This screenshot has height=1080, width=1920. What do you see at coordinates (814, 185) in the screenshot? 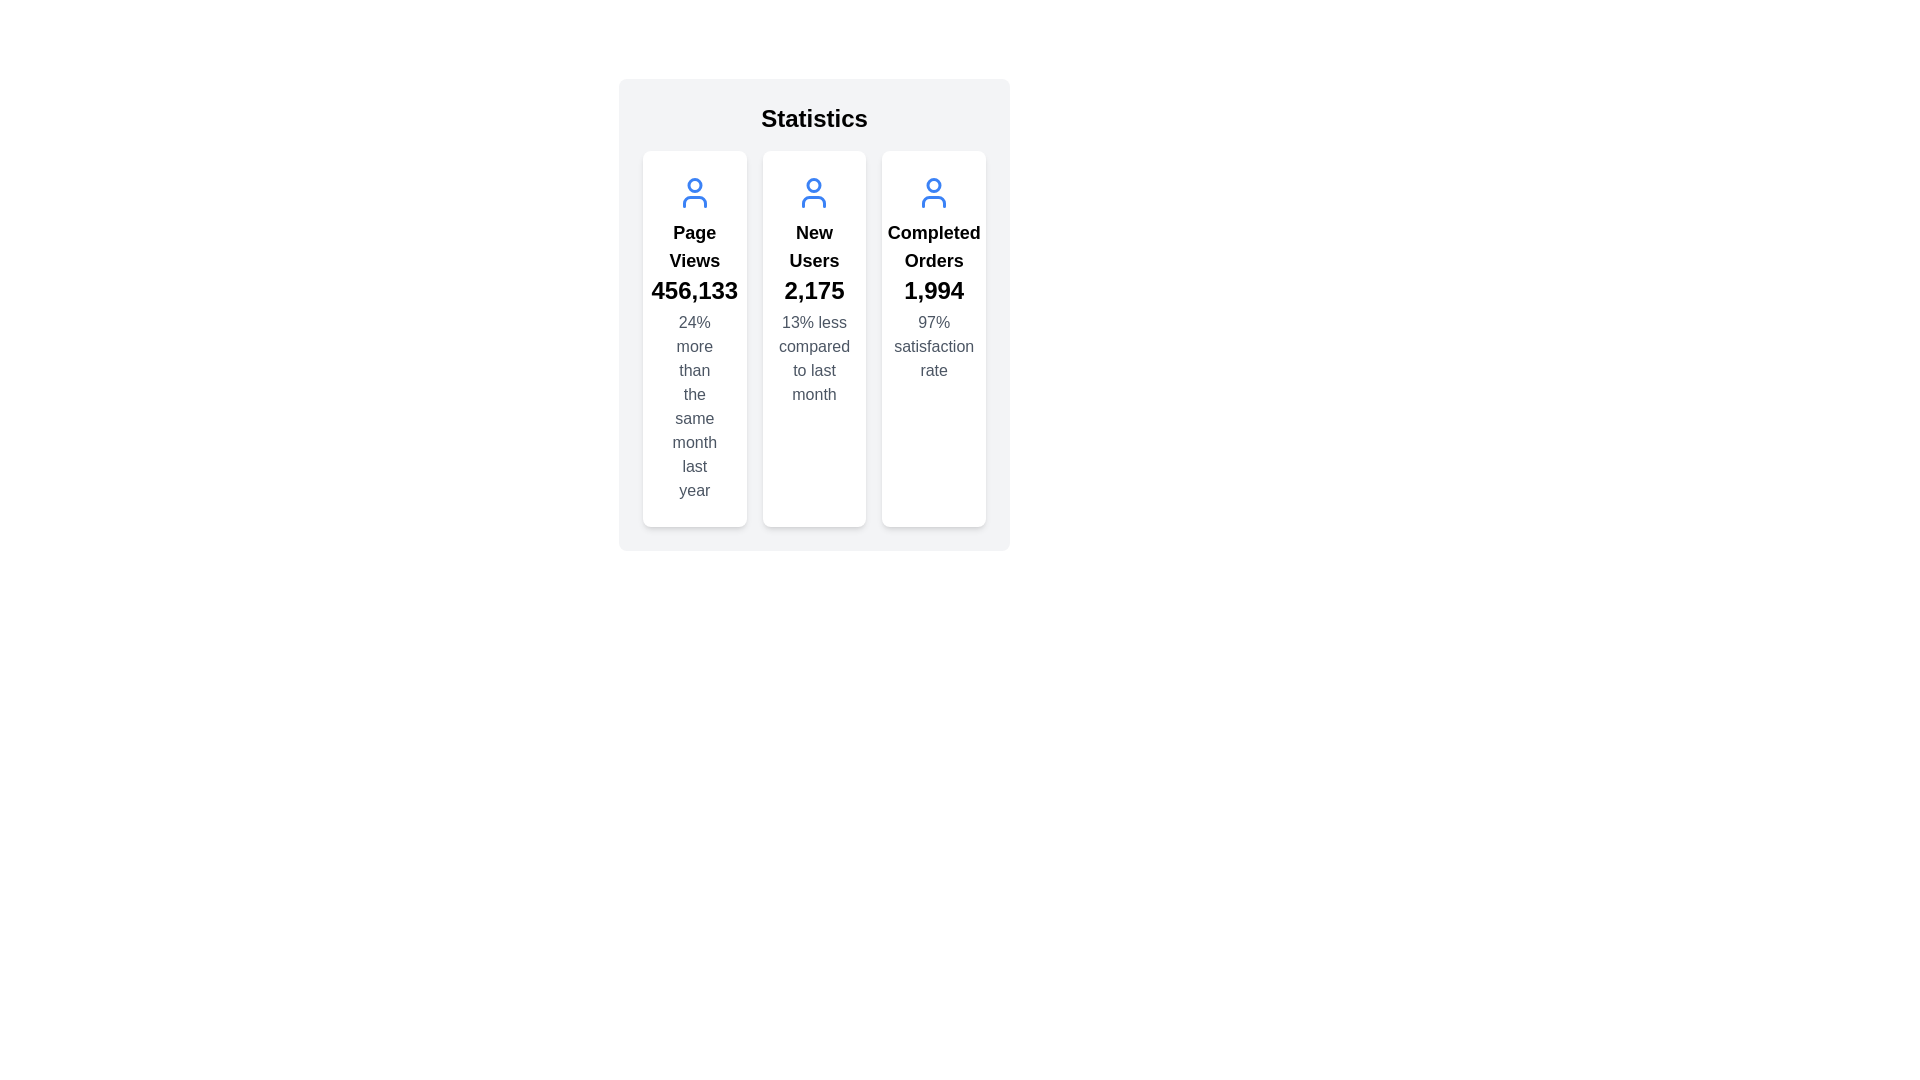
I see `circular SVG element located at the top of the user icon, which has a radius of 4 and no visible fill or stroke attributes` at bounding box center [814, 185].